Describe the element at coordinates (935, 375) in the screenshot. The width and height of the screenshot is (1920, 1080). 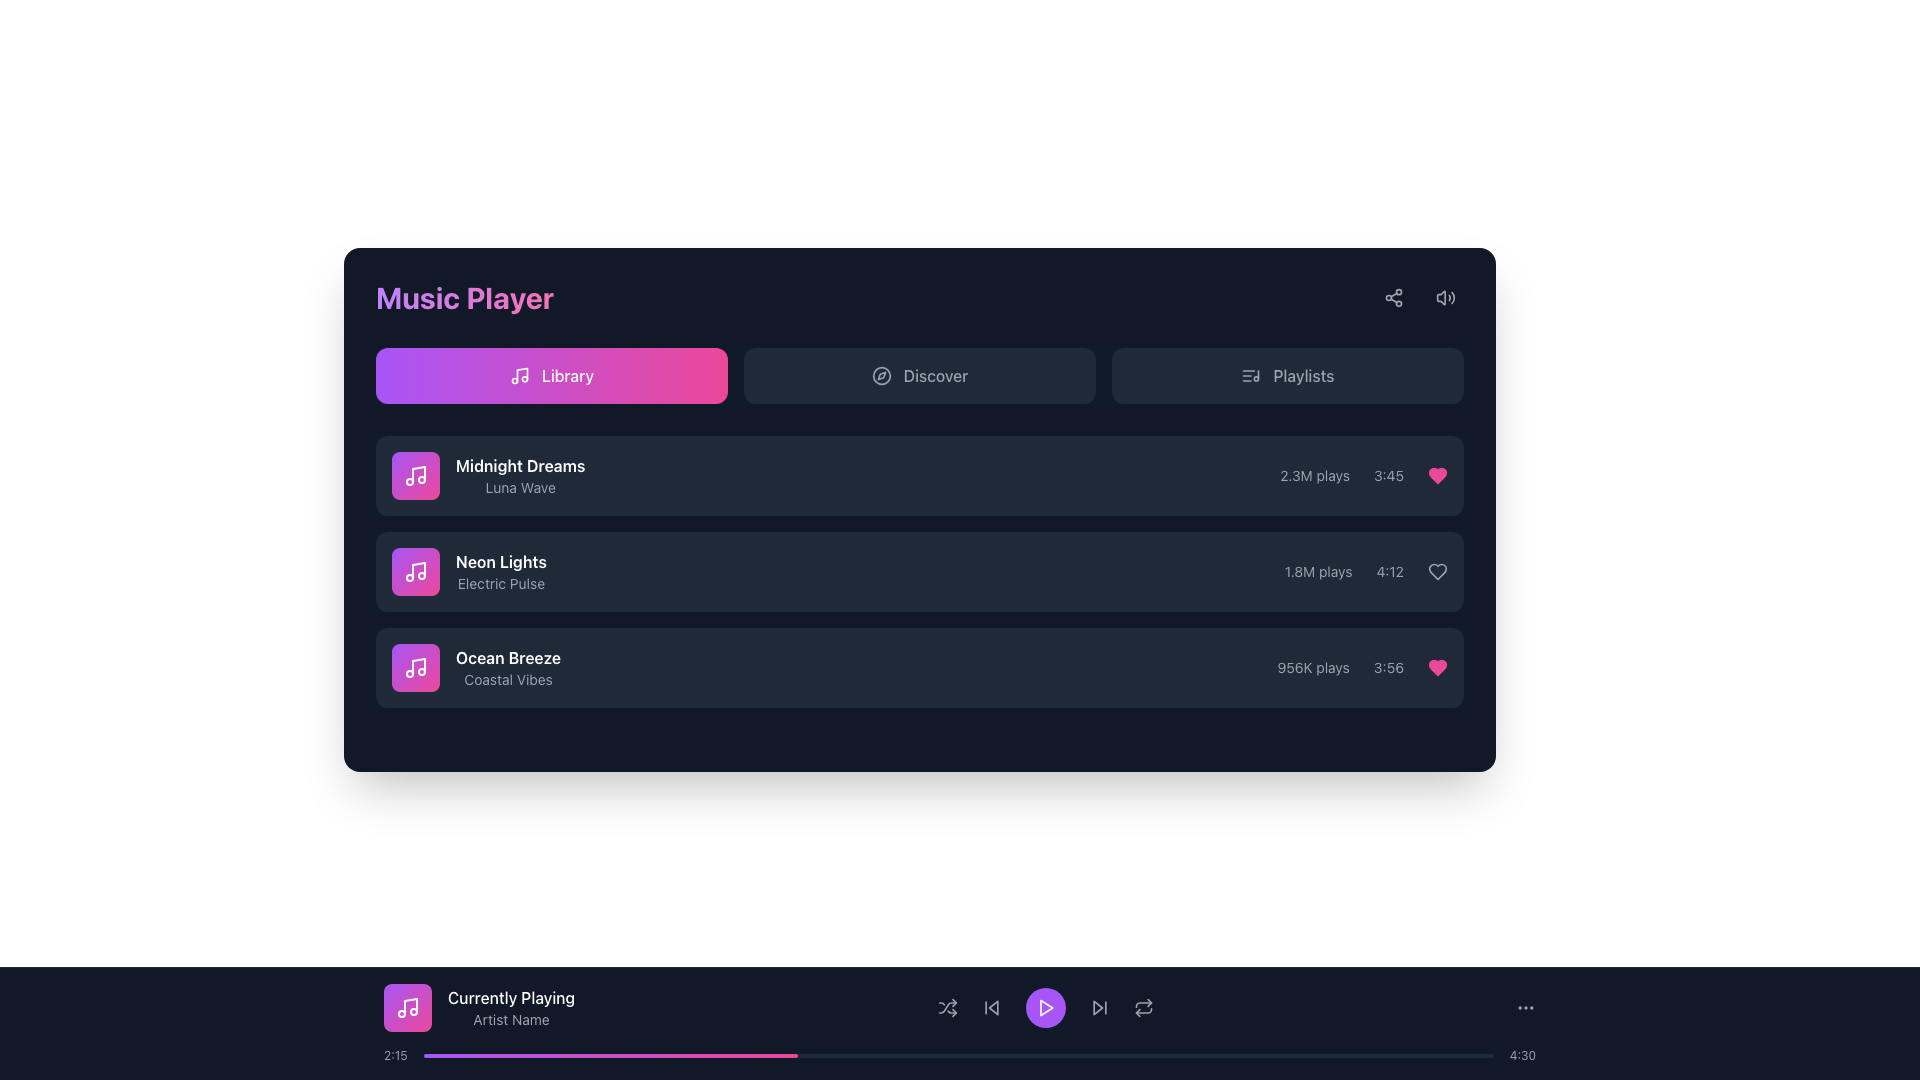
I see `the Text Label that serves as the label for the 'Discover' button` at that location.